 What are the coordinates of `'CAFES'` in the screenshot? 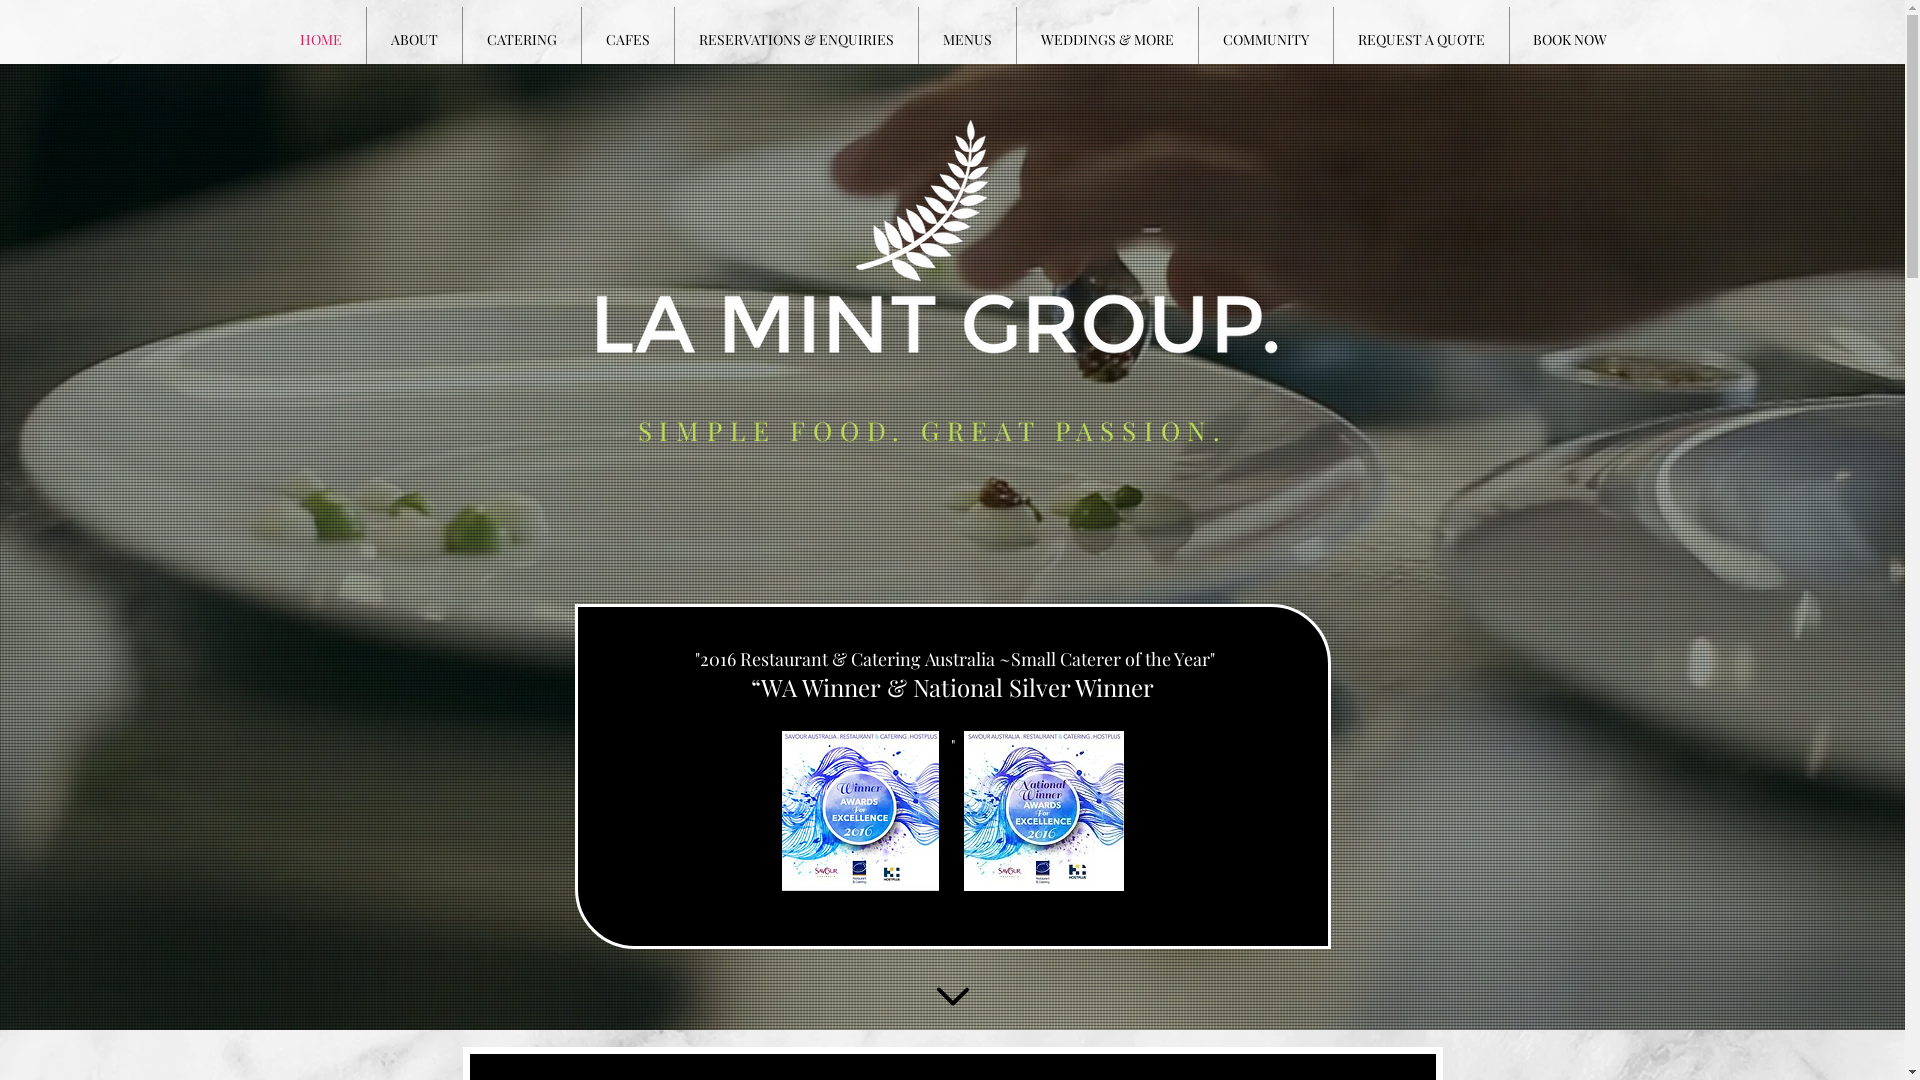 It's located at (627, 39).